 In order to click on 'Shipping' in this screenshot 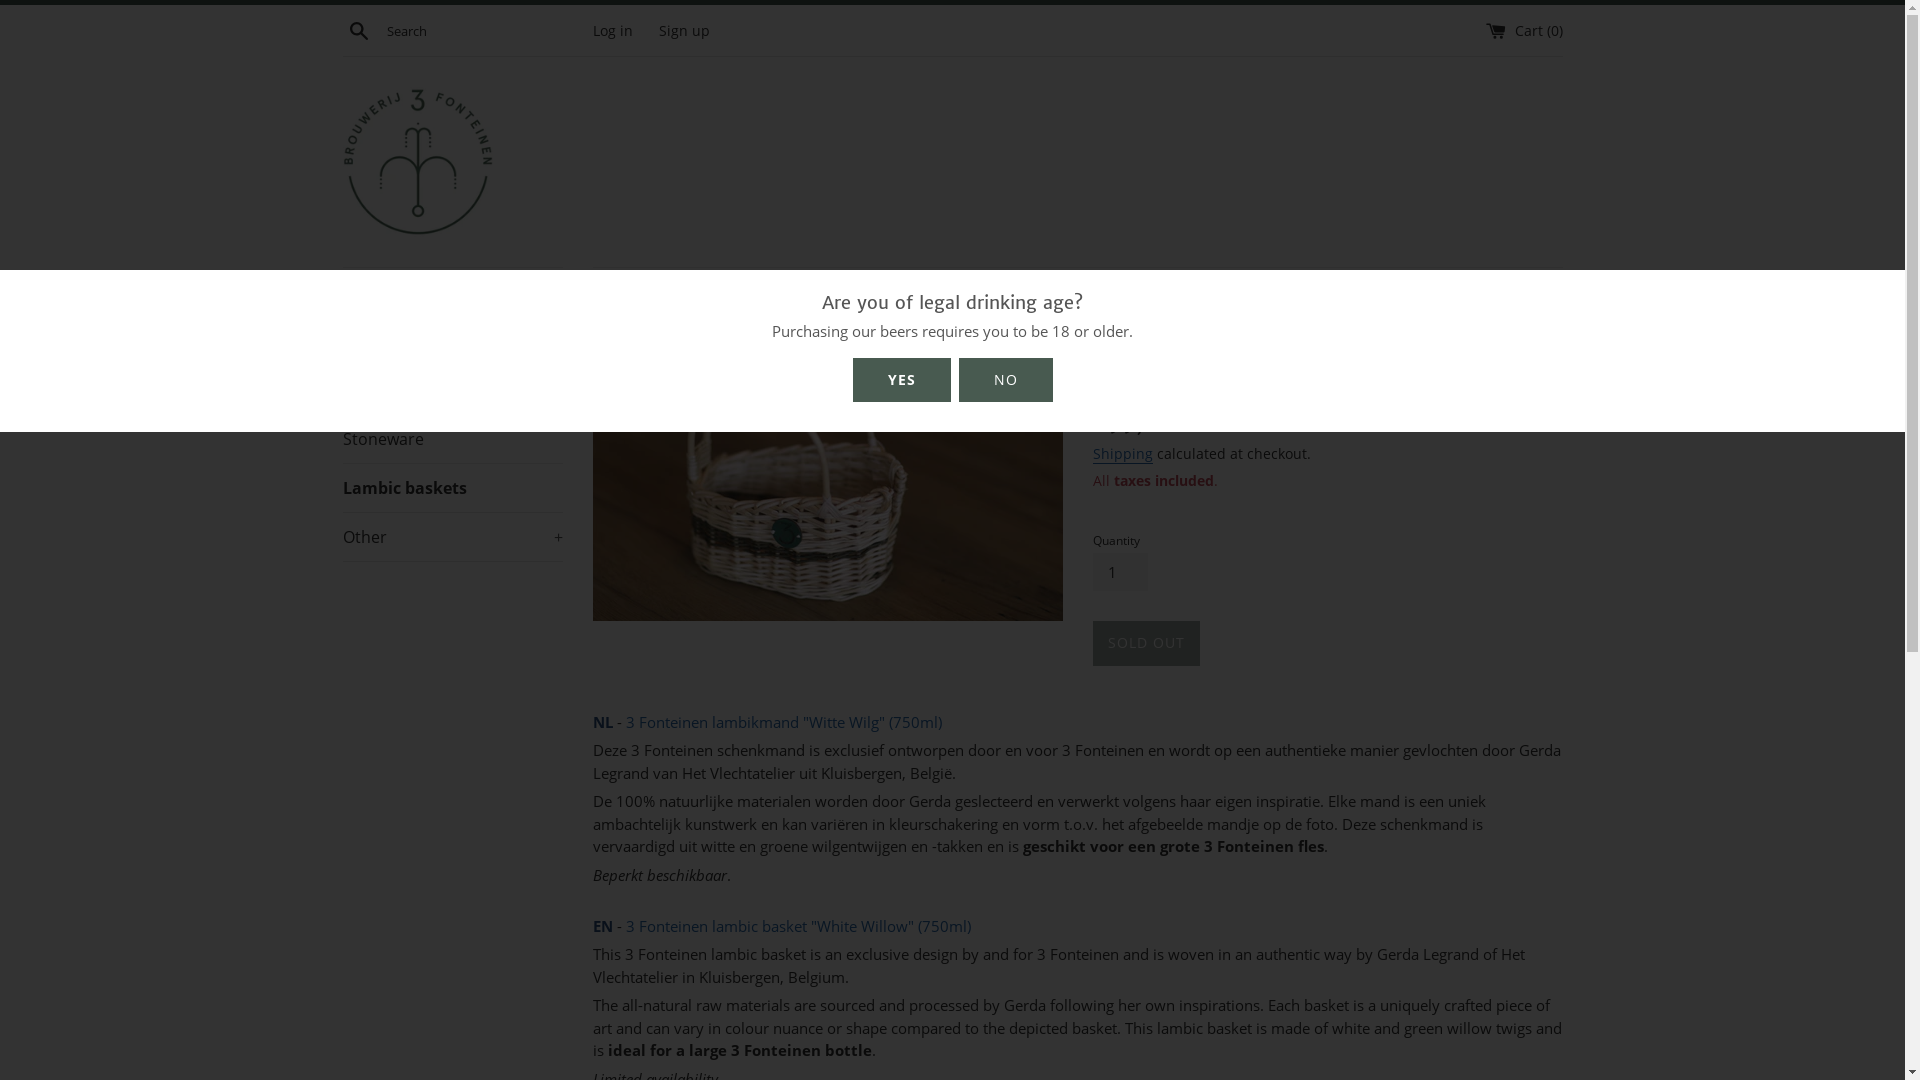, I will do `click(1122, 454)`.